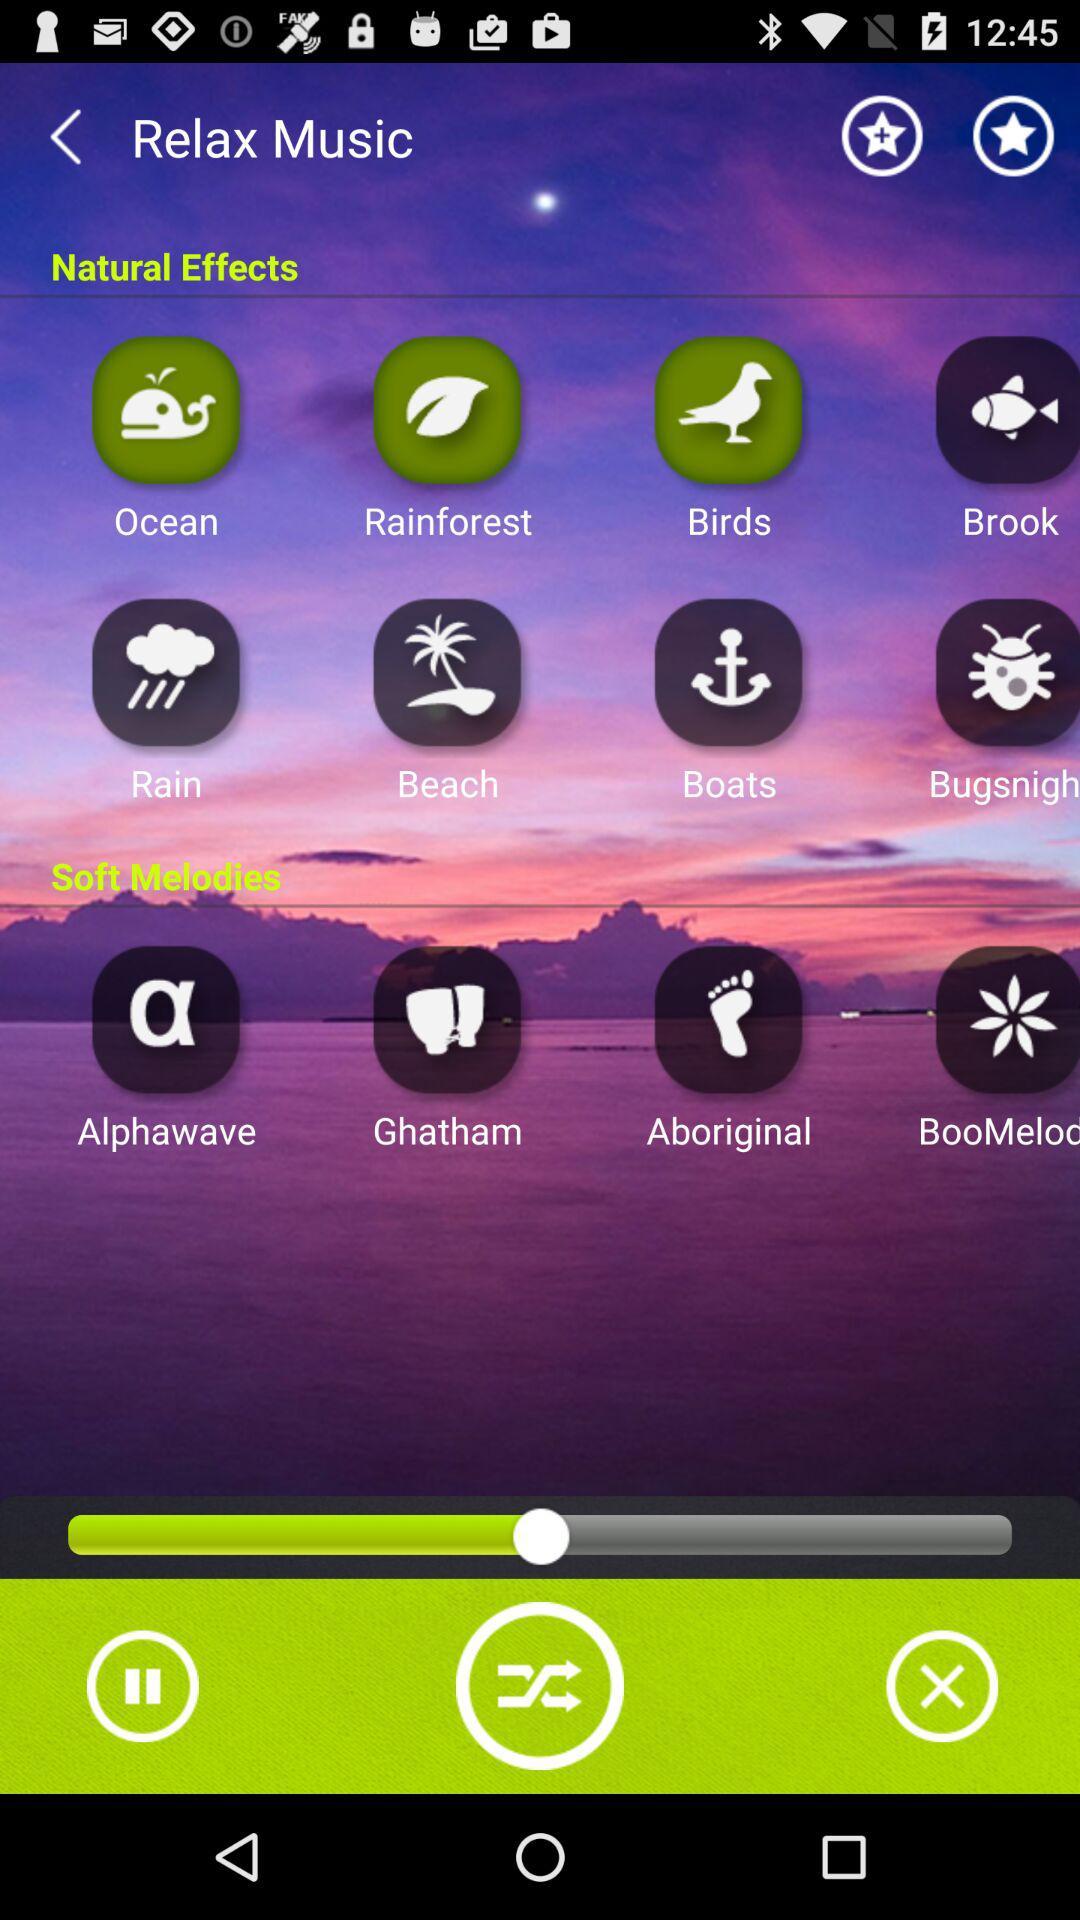 Image resolution: width=1080 pixels, height=1920 pixels. Describe the element at coordinates (165, 408) in the screenshot. I see `ocean` at that location.